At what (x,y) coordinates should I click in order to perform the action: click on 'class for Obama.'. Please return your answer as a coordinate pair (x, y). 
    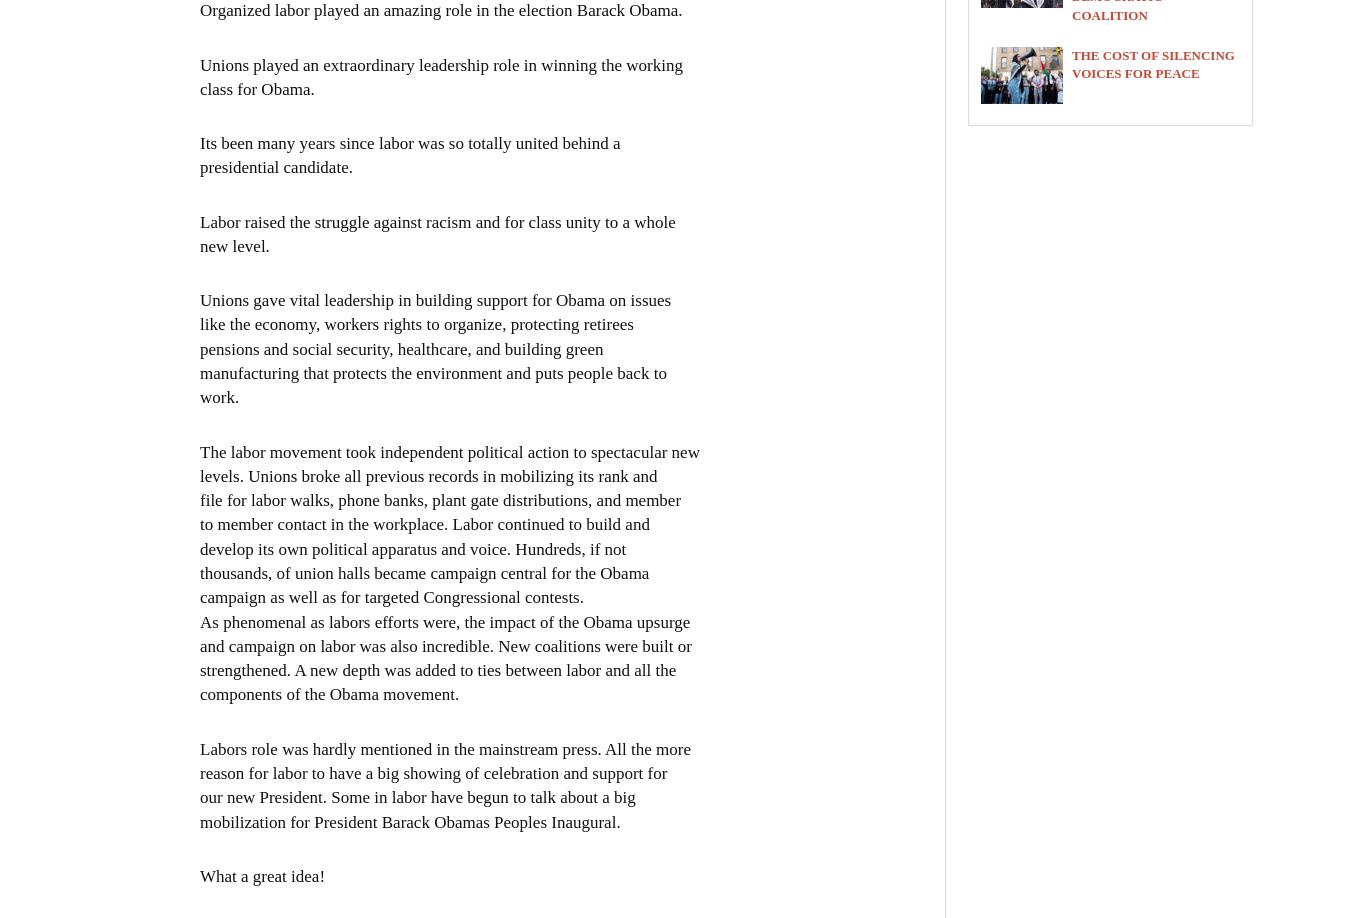
    Looking at the image, I should click on (198, 87).